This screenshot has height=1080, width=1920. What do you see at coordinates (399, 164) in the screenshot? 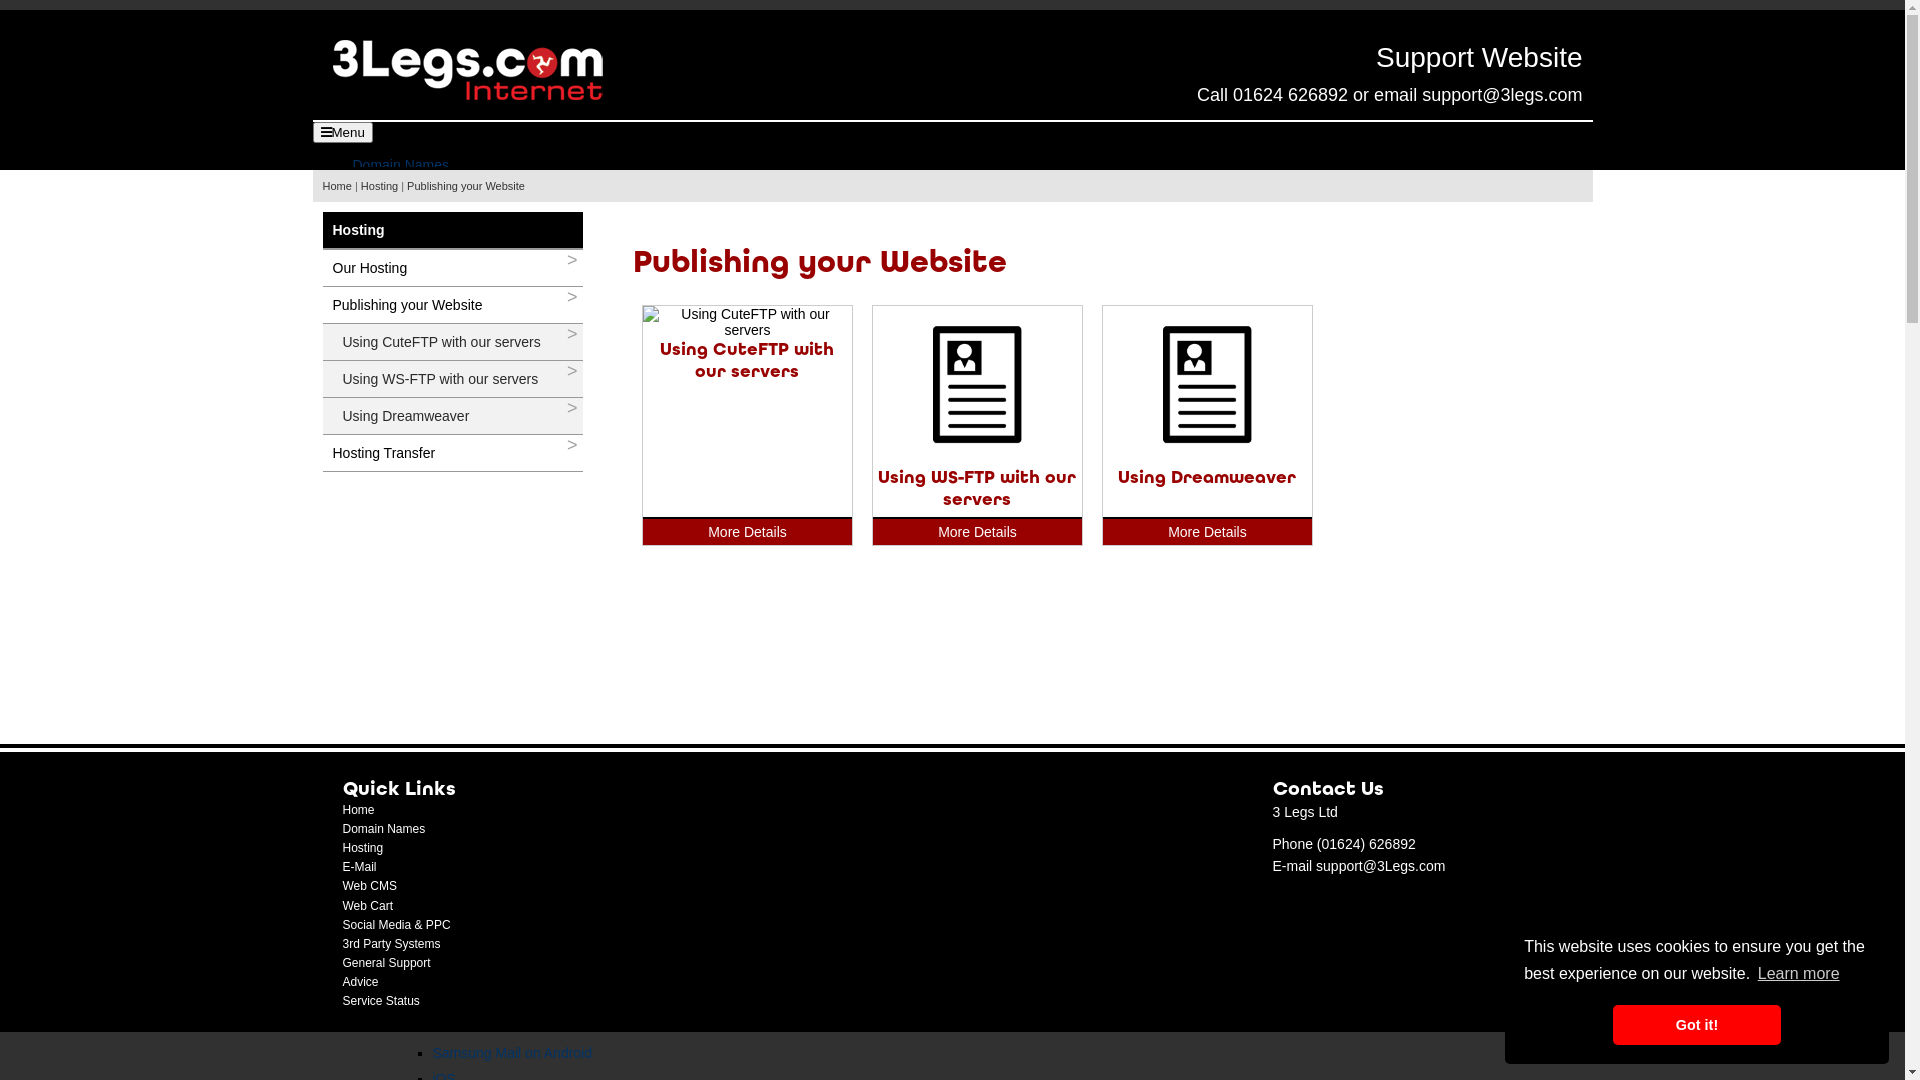
I see `'Domain Names'` at bounding box center [399, 164].